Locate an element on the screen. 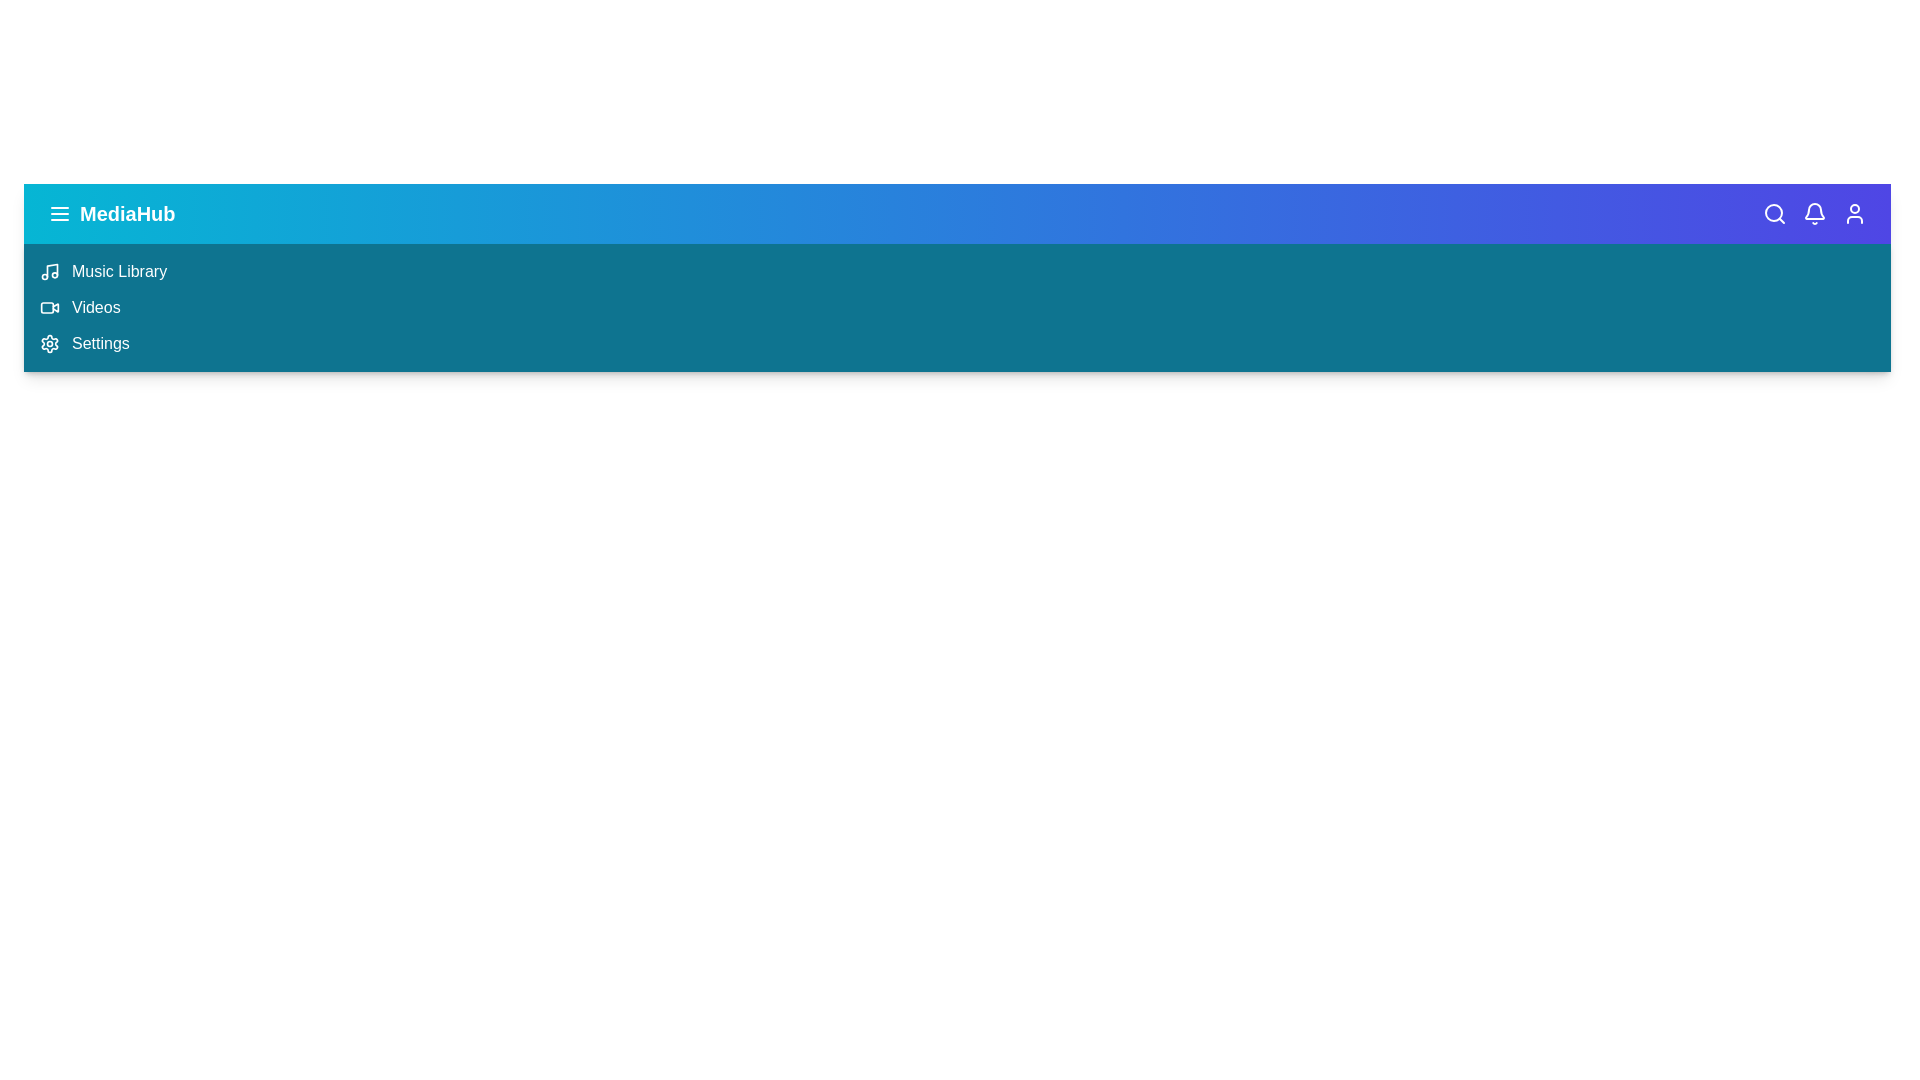 The width and height of the screenshot is (1920, 1080). the 'Music Library' option in the menu is located at coordinates (118, 272).